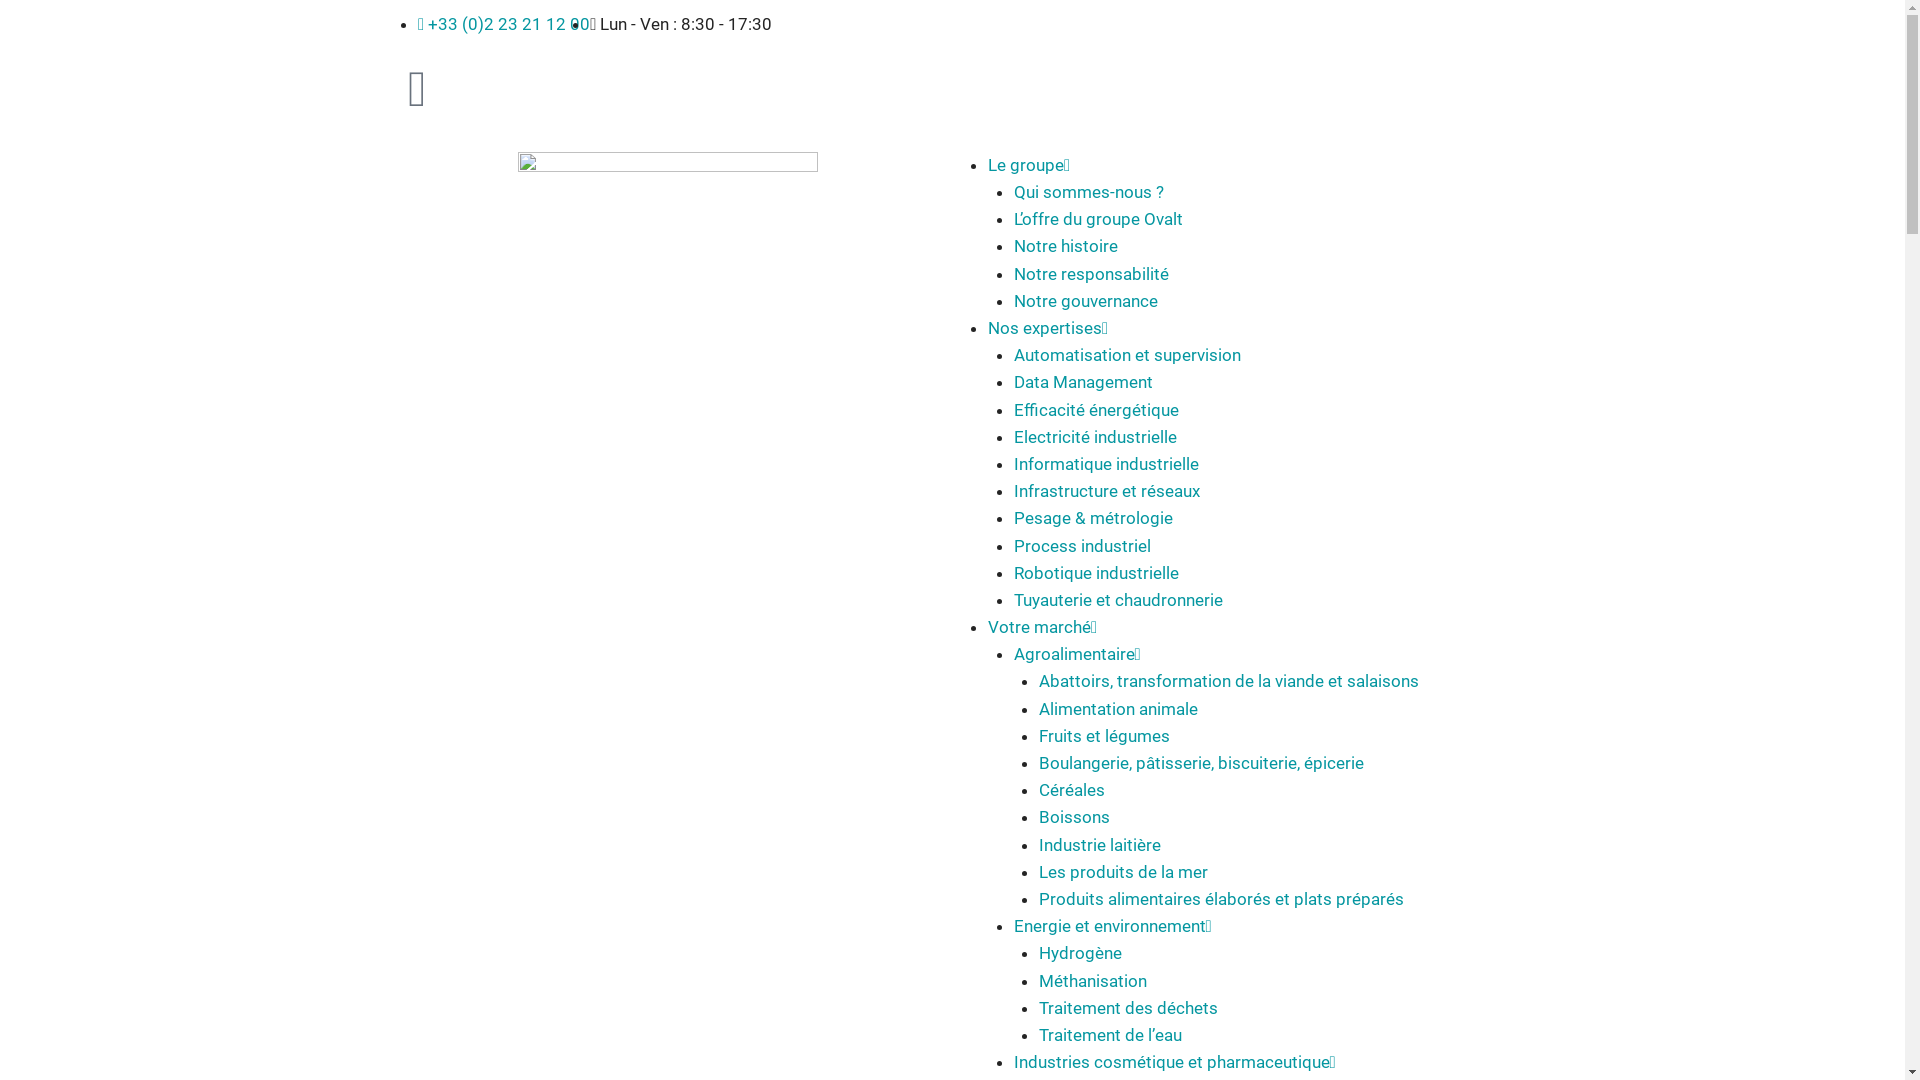  What do you see at coordinates (1013, 300) in the screenshot?
I see `'Notre gouvernance'` at bounding box center [1013, 300].